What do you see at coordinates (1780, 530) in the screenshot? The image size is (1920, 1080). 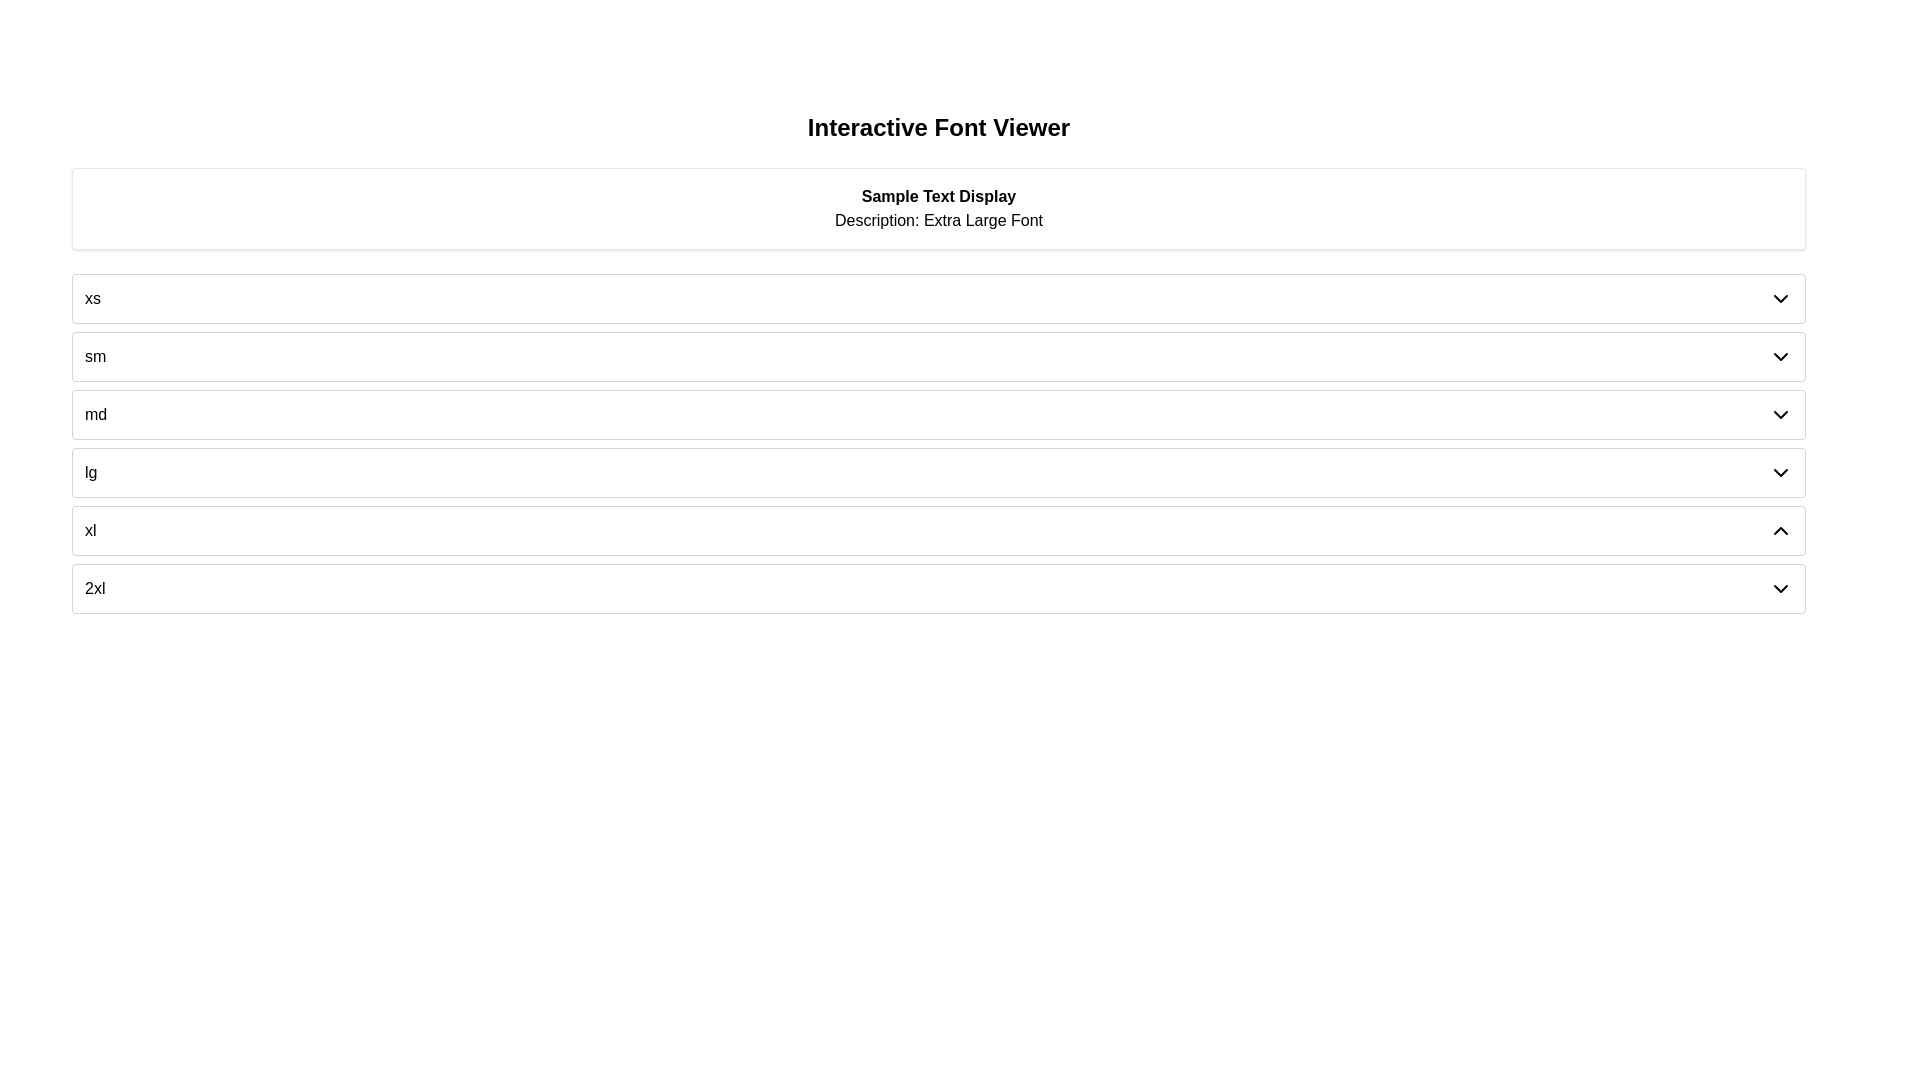 I see `the collapse arrow icon located at the far right of the dropdown button labeled 'xl'` at bounding box center [1780, 530].